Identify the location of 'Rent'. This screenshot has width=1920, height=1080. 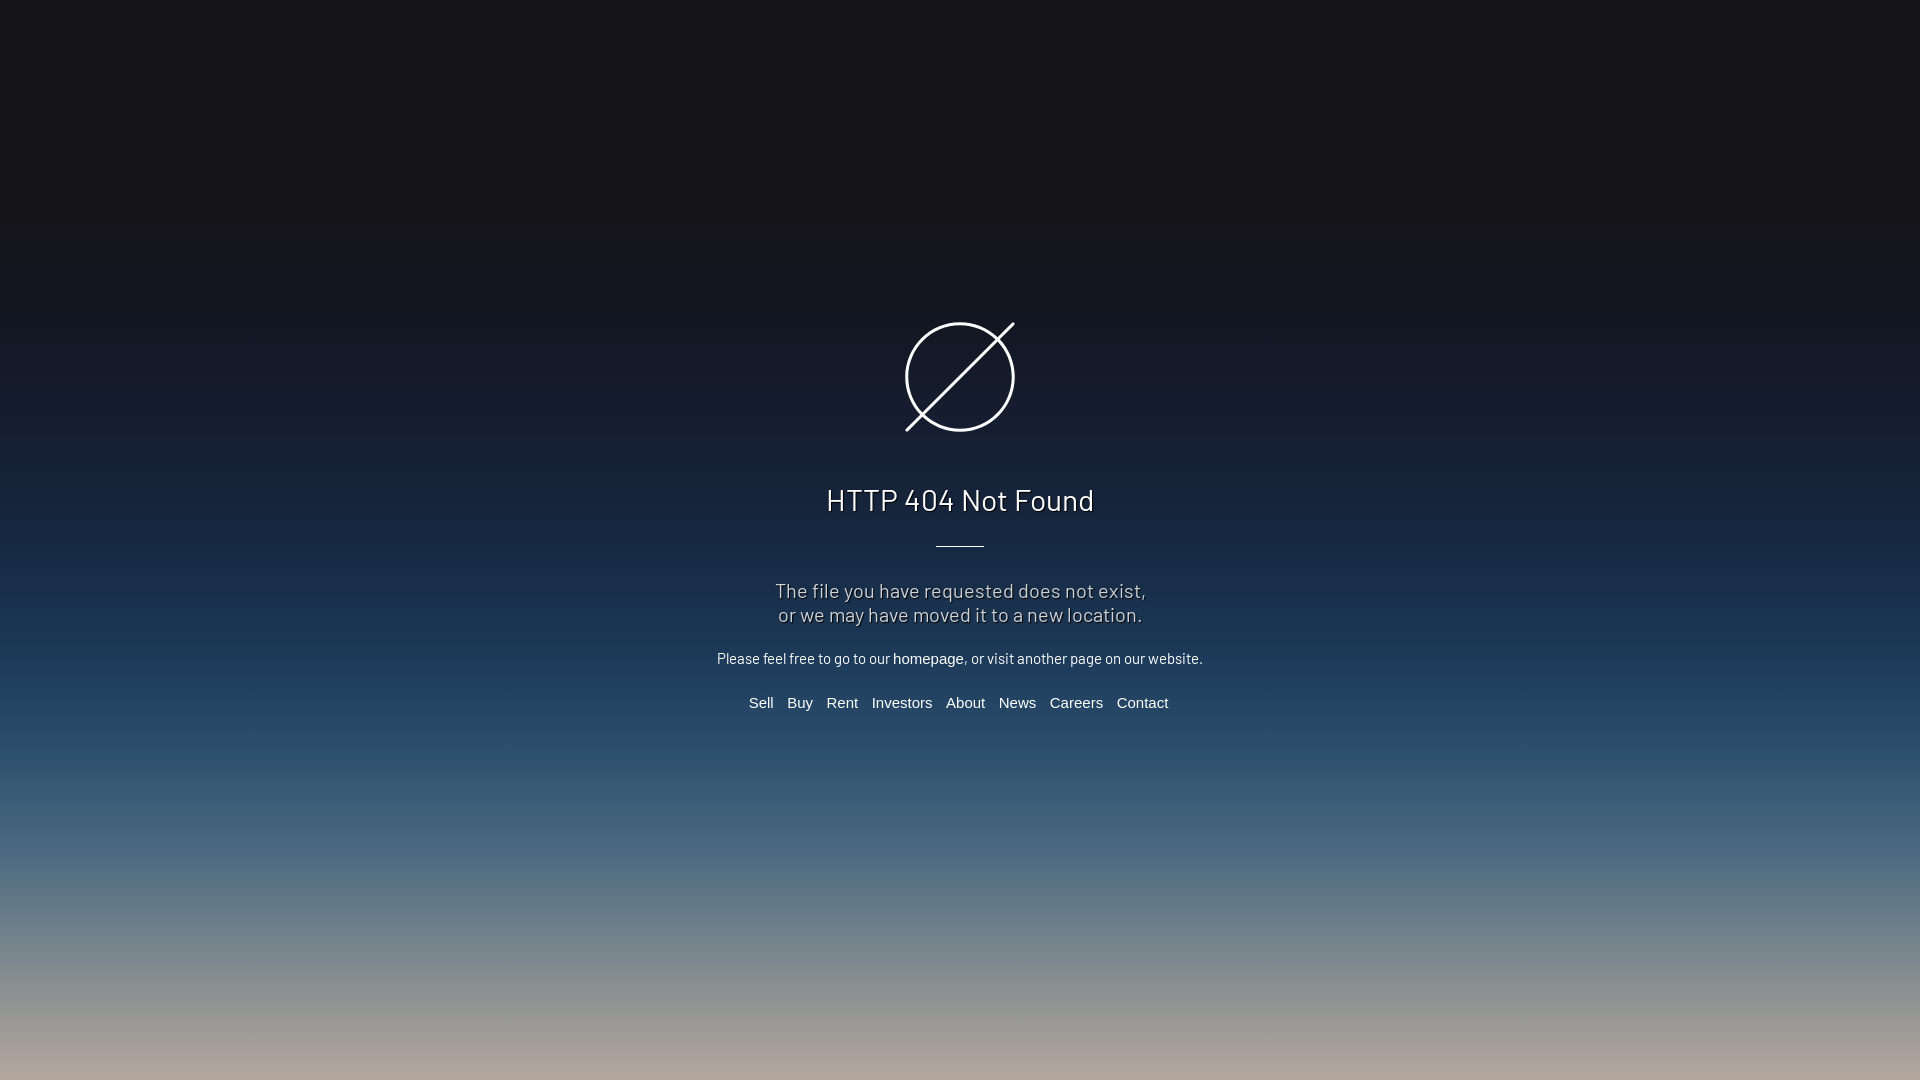
(843, 701).